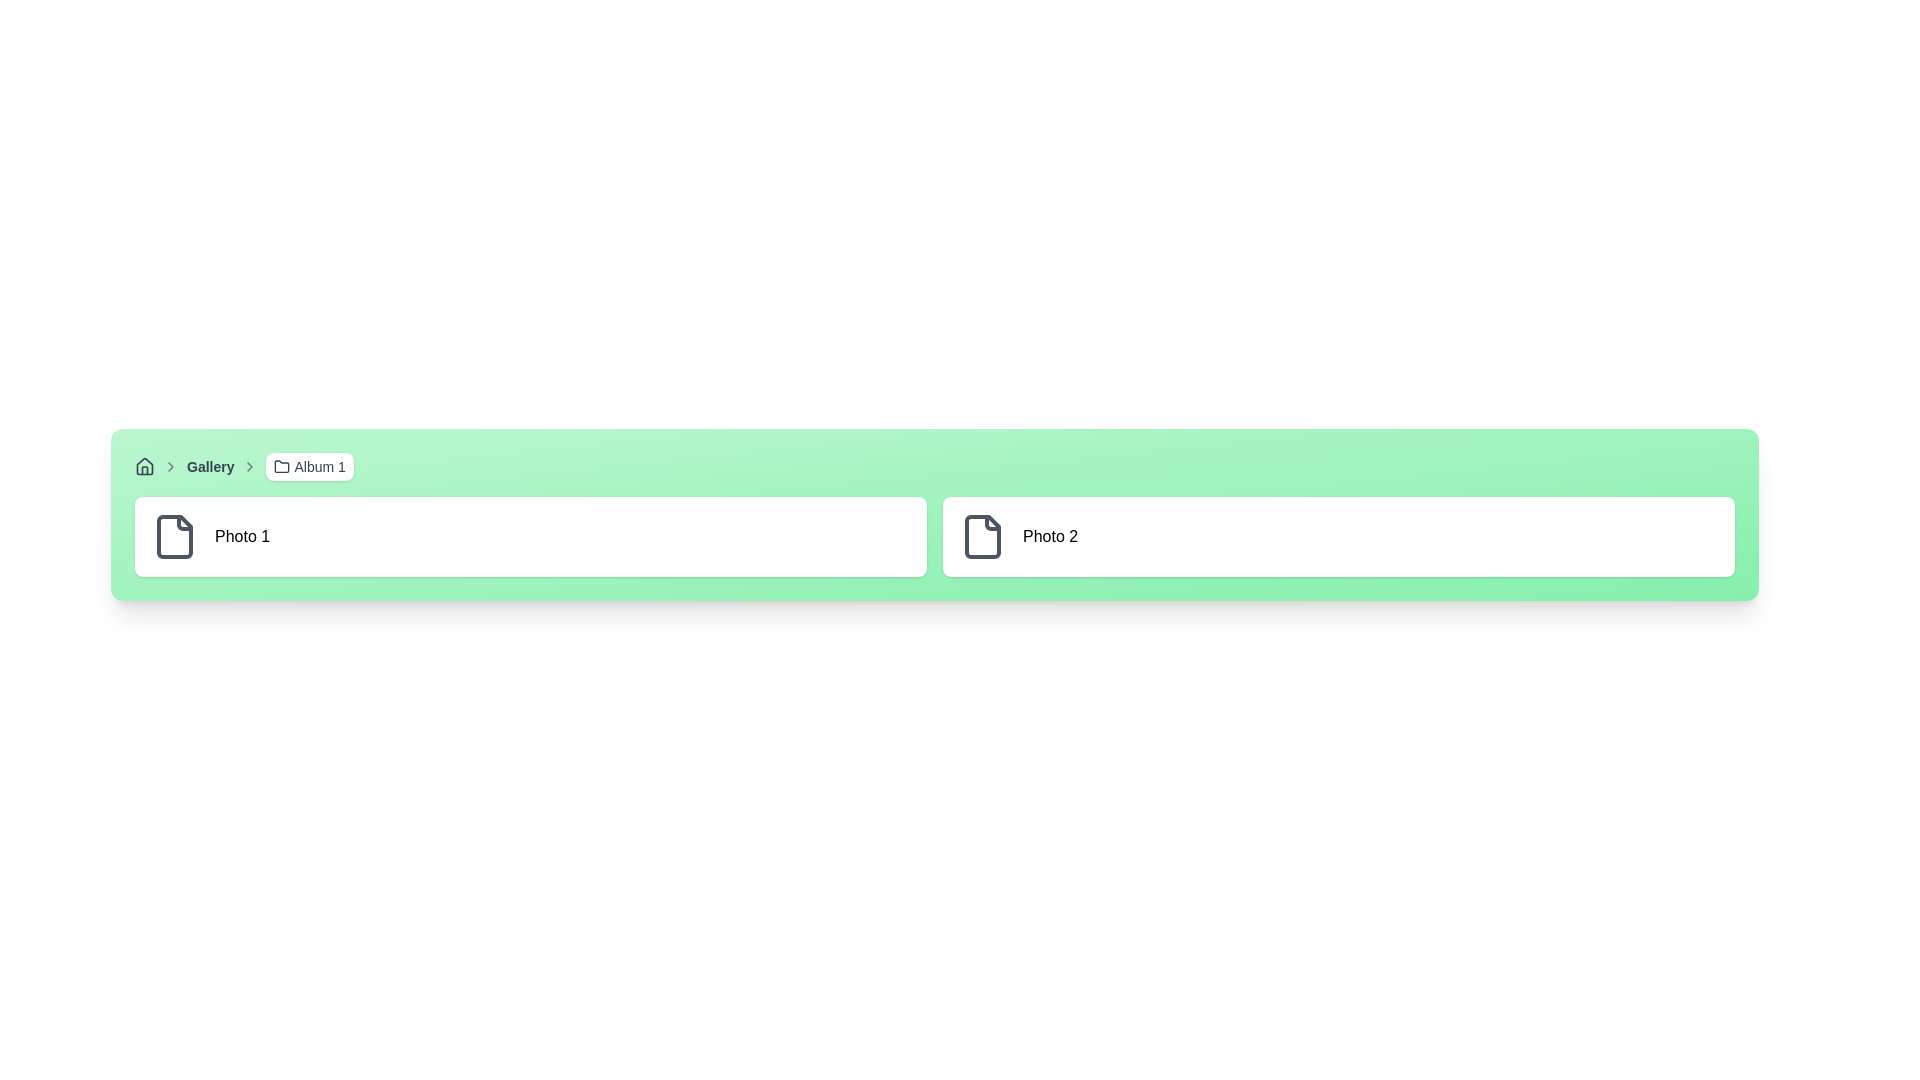 Image resolution: width=1920 pixels, height=1080 pixels. I want to click on the small file or document icon with dark gray outlines located at the start of the item labeled 'Photo 1', so click(174, 535).